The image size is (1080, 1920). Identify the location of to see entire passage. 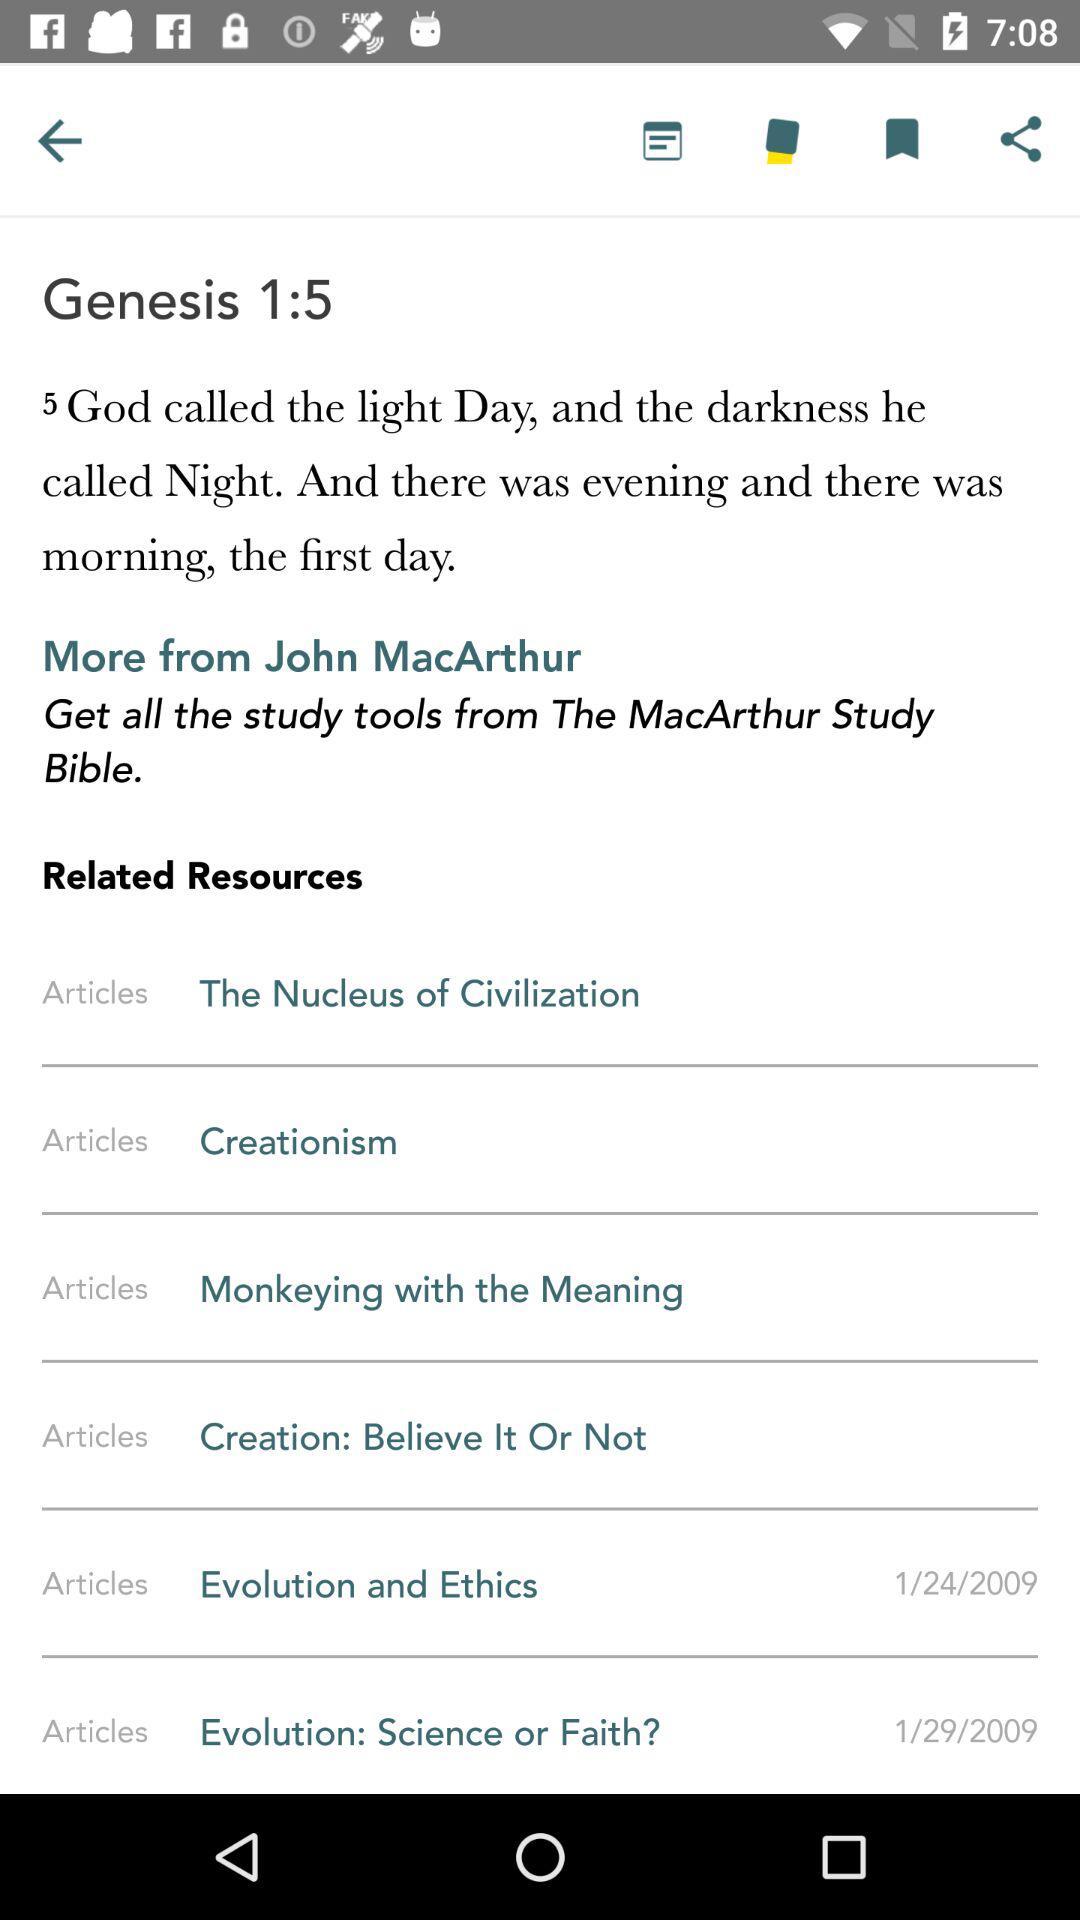
(662, 139).